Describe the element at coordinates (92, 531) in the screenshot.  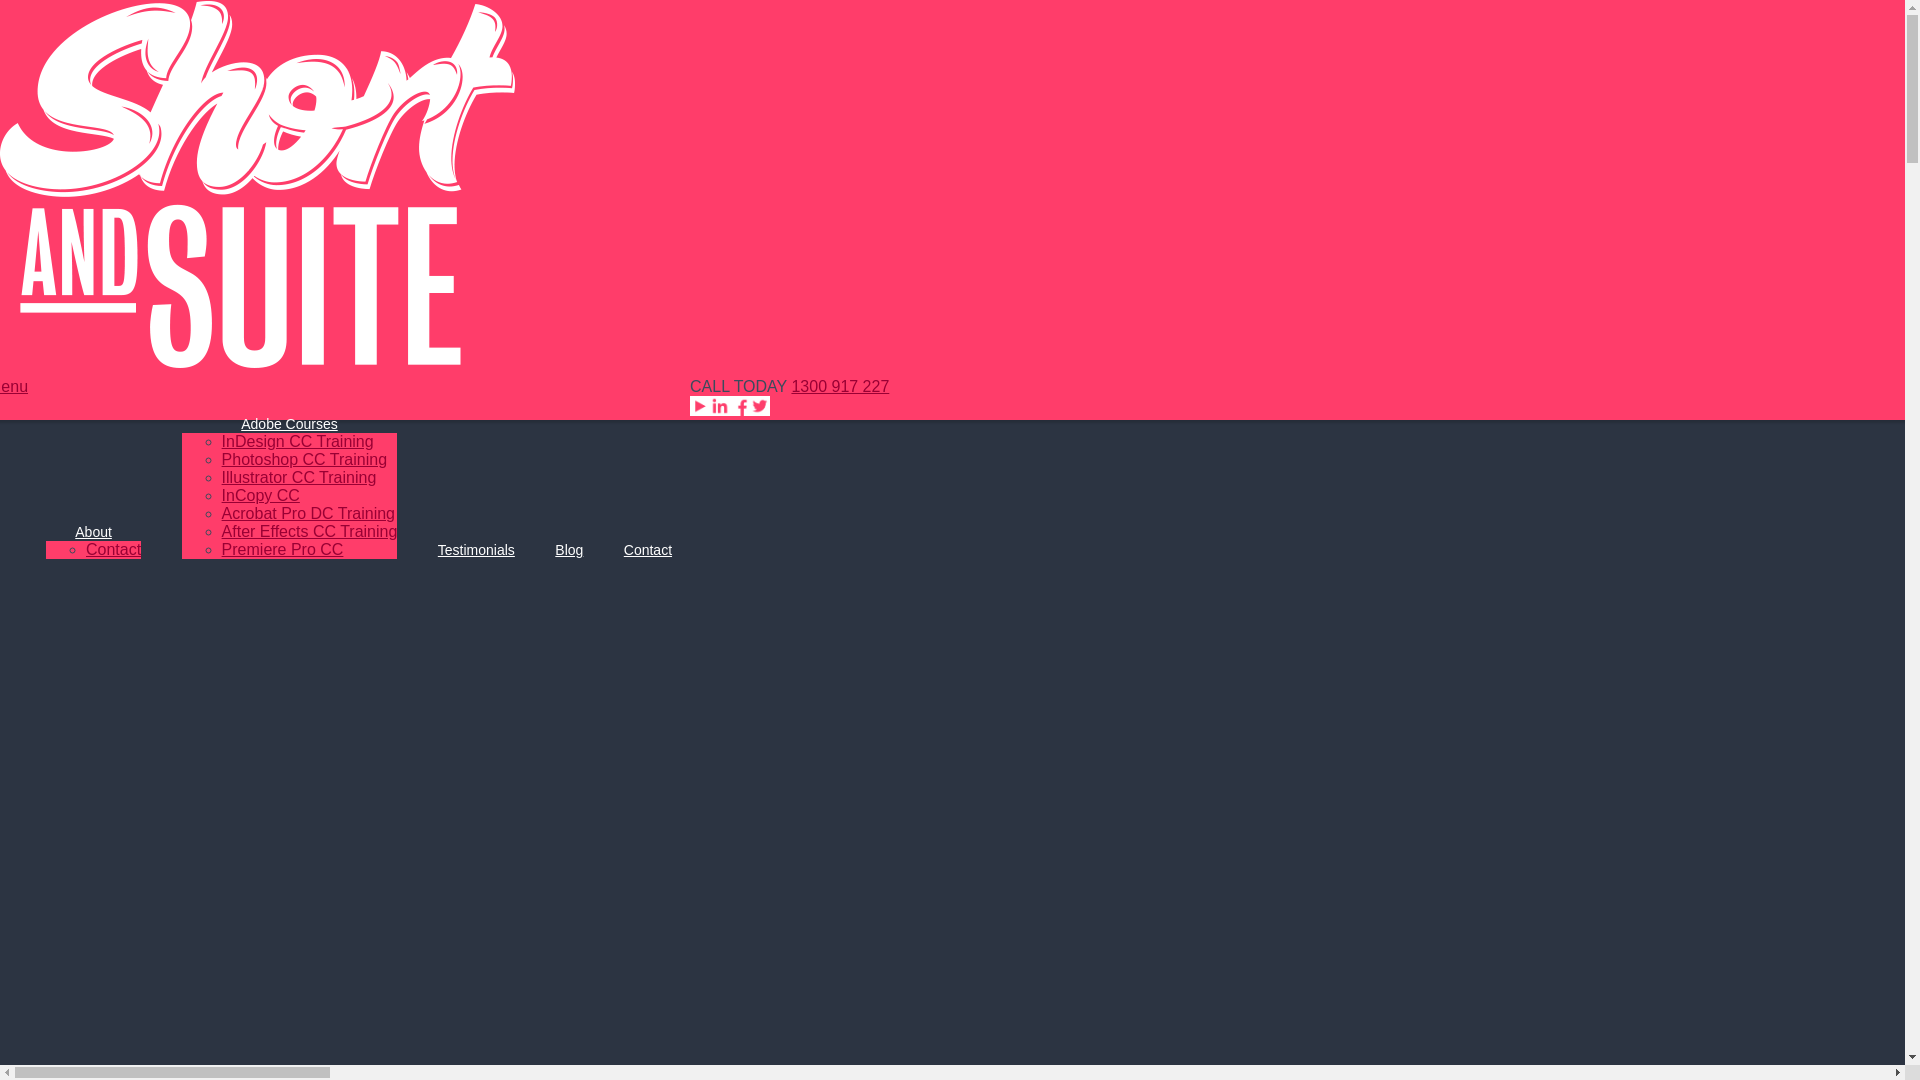
I see `'About'` at that location.